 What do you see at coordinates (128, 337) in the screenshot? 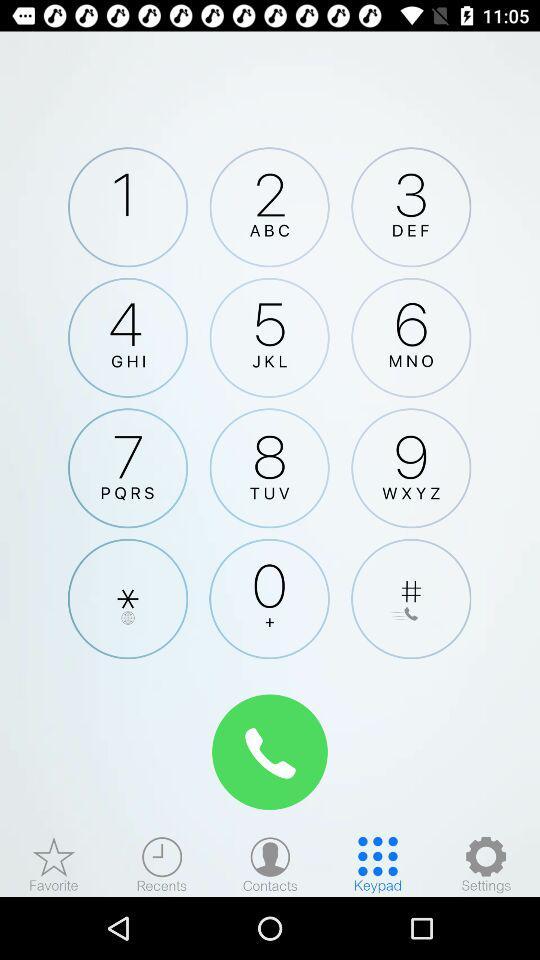
I see `4 button` at bounding box center [128, 337].